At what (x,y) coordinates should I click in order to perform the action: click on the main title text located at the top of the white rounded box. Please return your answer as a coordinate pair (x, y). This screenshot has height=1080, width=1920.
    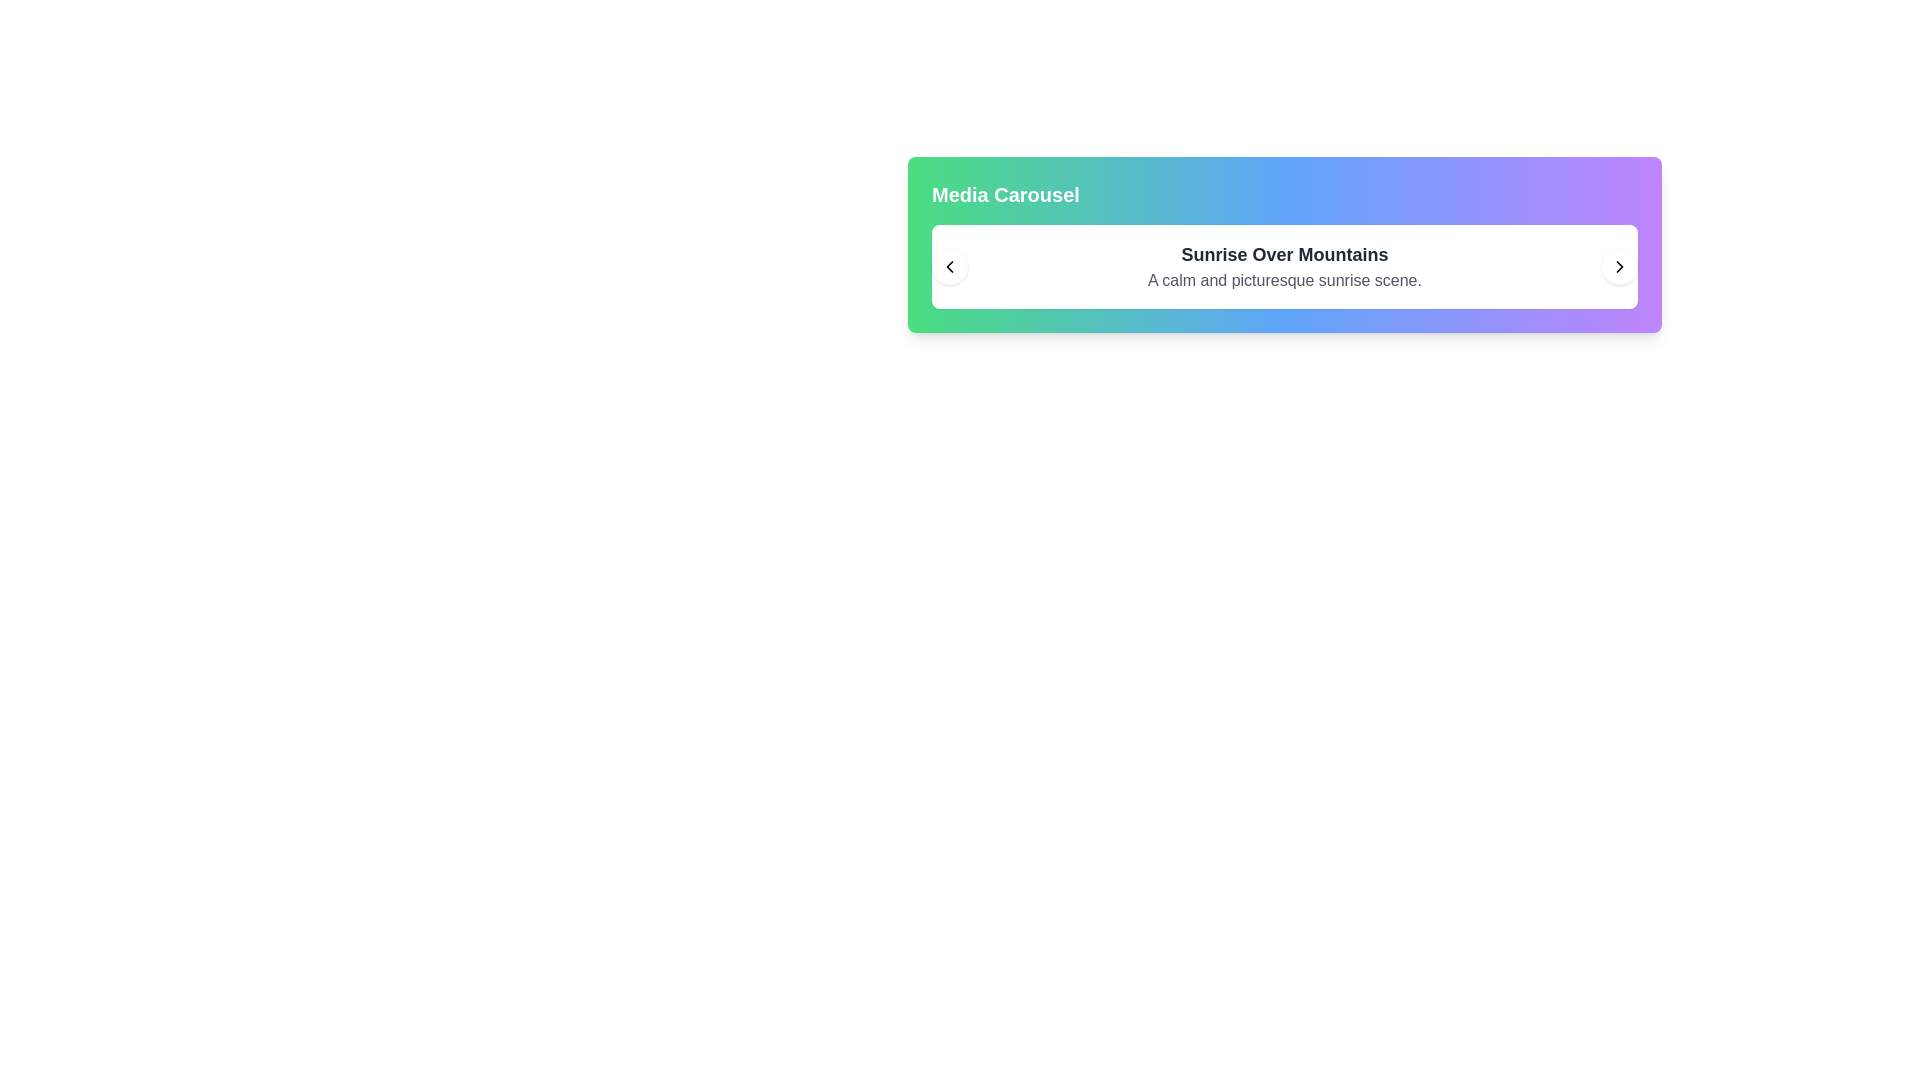
    Looking at the image, I should click on (1285, 253).